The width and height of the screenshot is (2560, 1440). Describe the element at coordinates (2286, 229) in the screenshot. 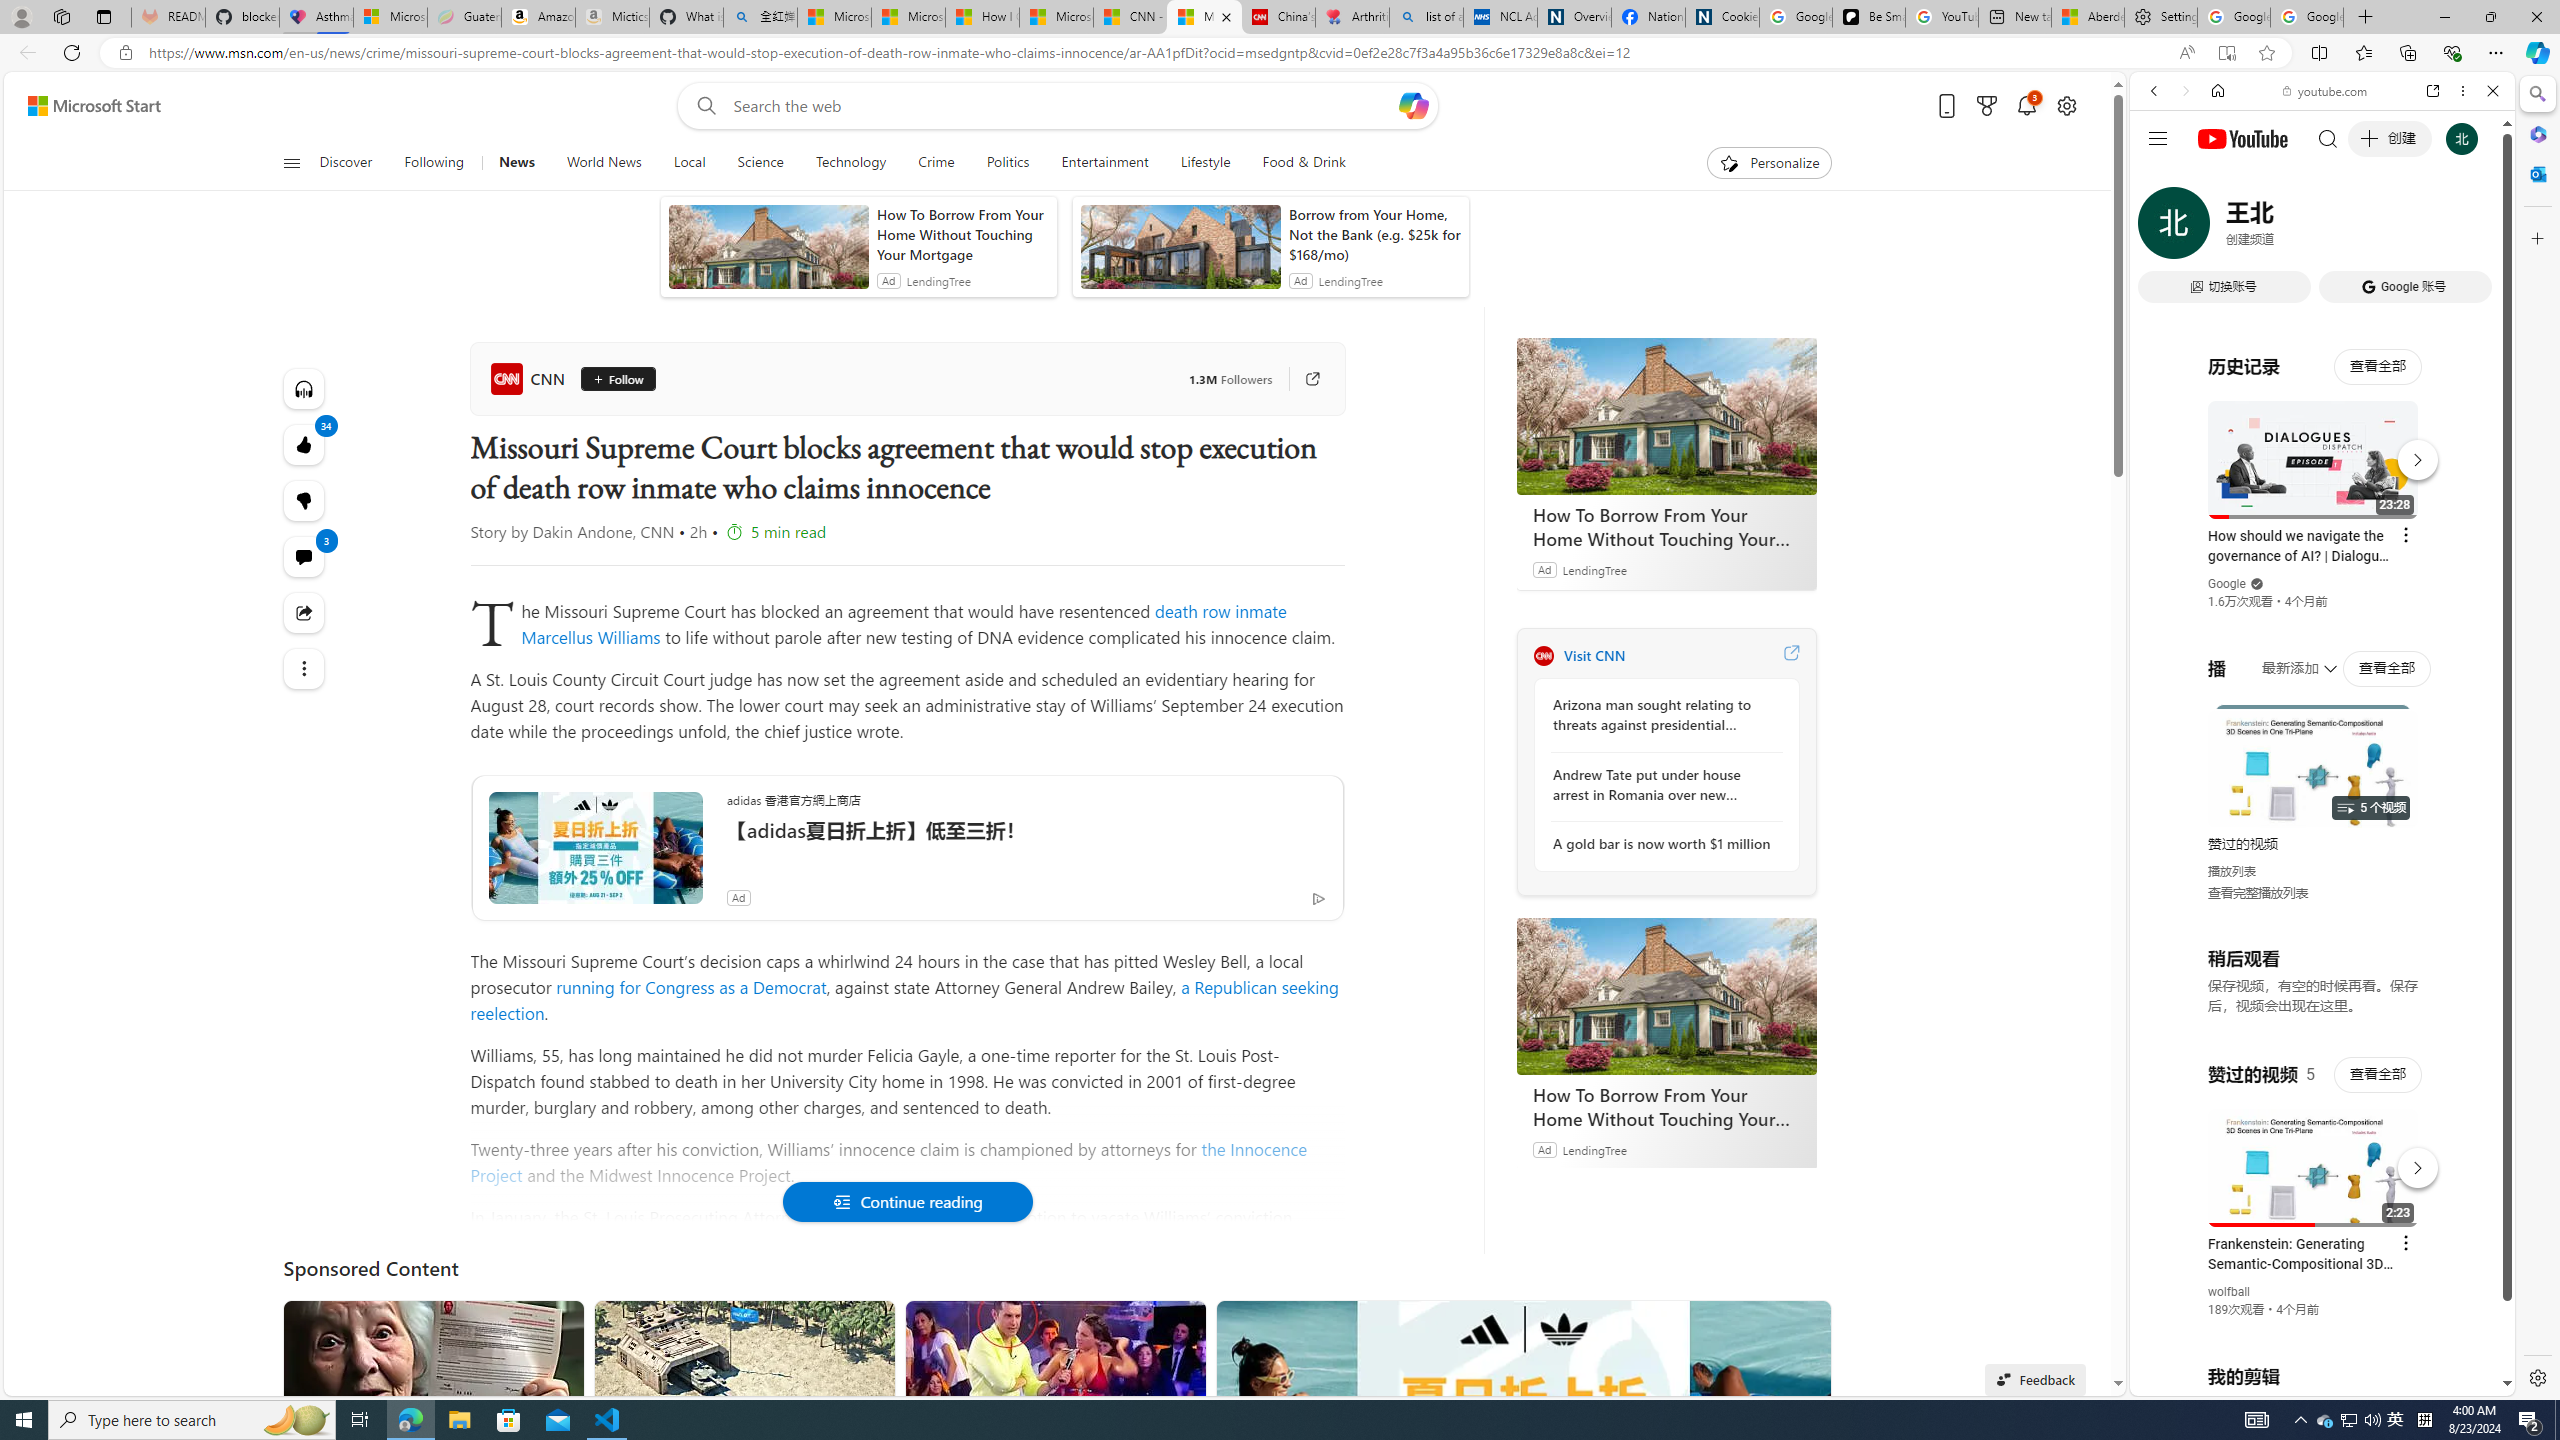

I see `'VIDEOS'` at that location.